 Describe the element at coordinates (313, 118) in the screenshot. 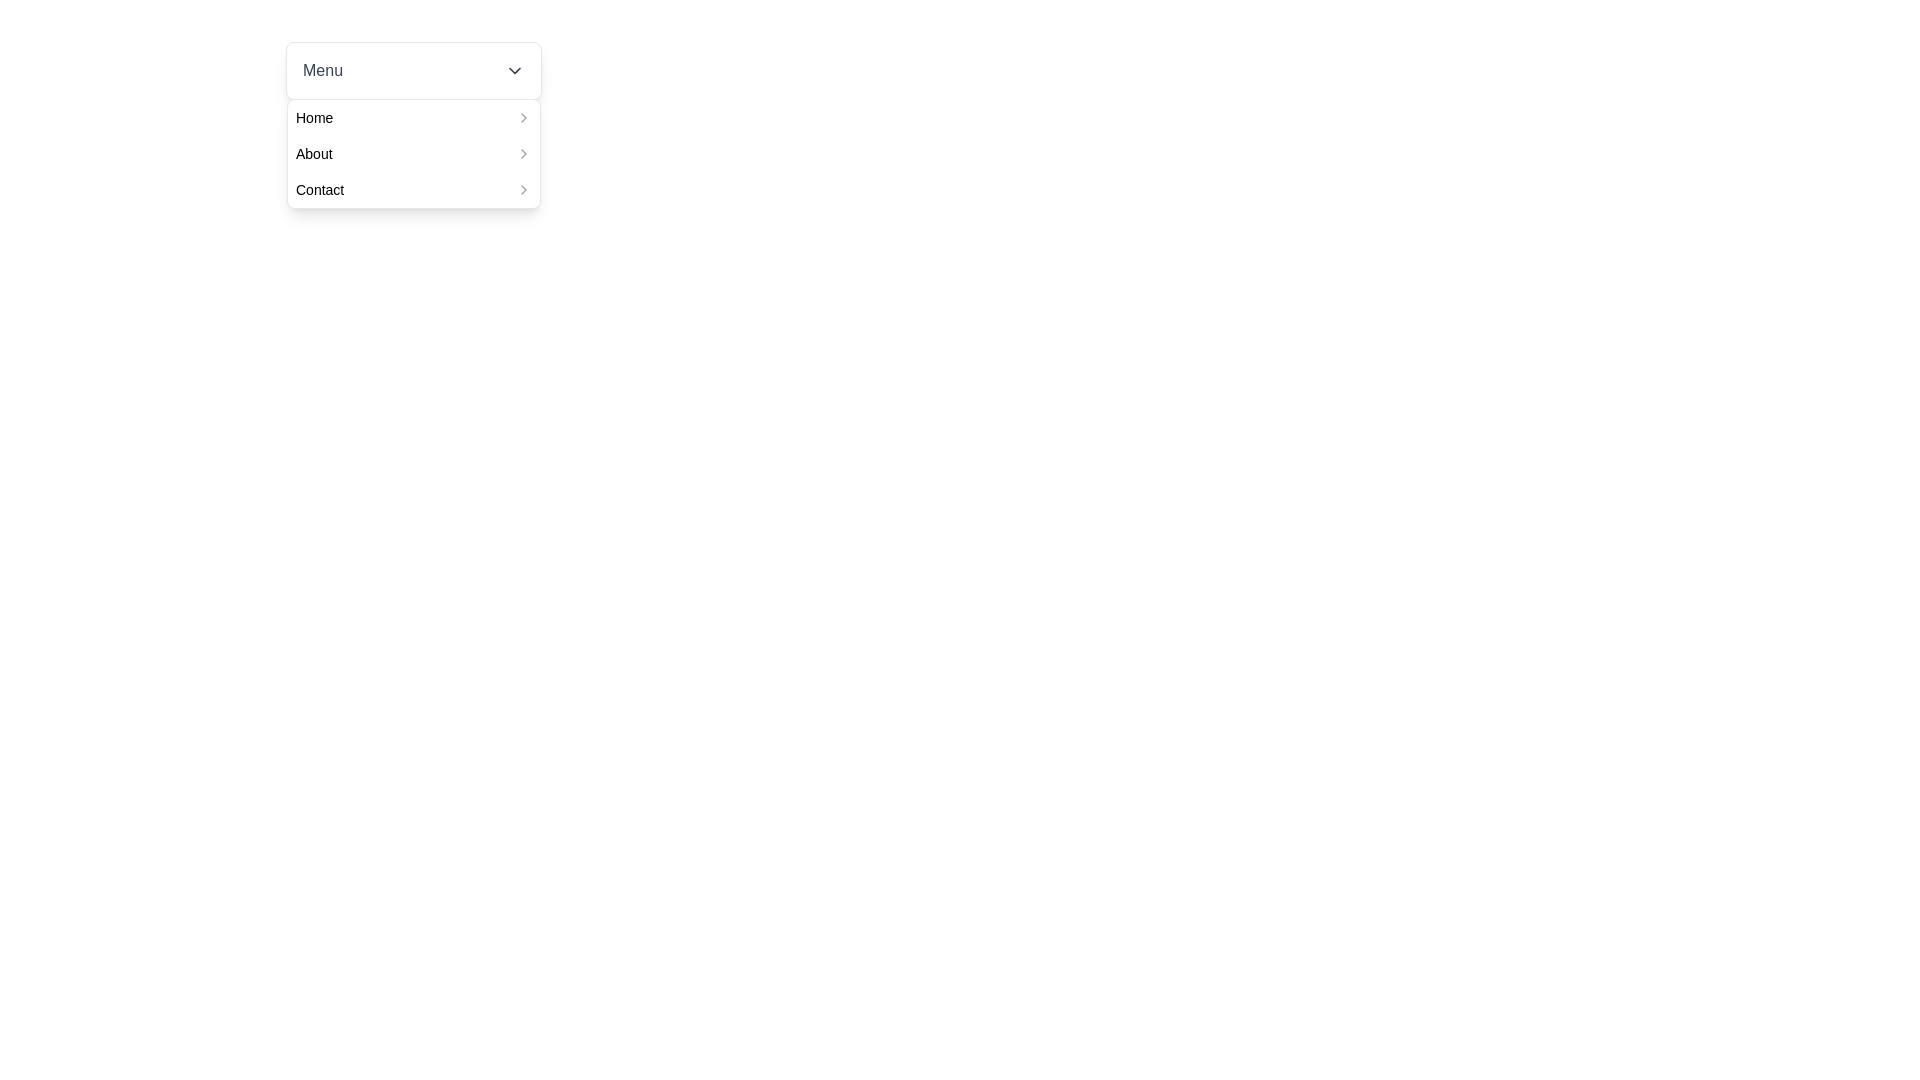

I see `the 'Home' text label in the dropdown menu titled 'Menu', which is the first item in the list of navigation options` at that location.